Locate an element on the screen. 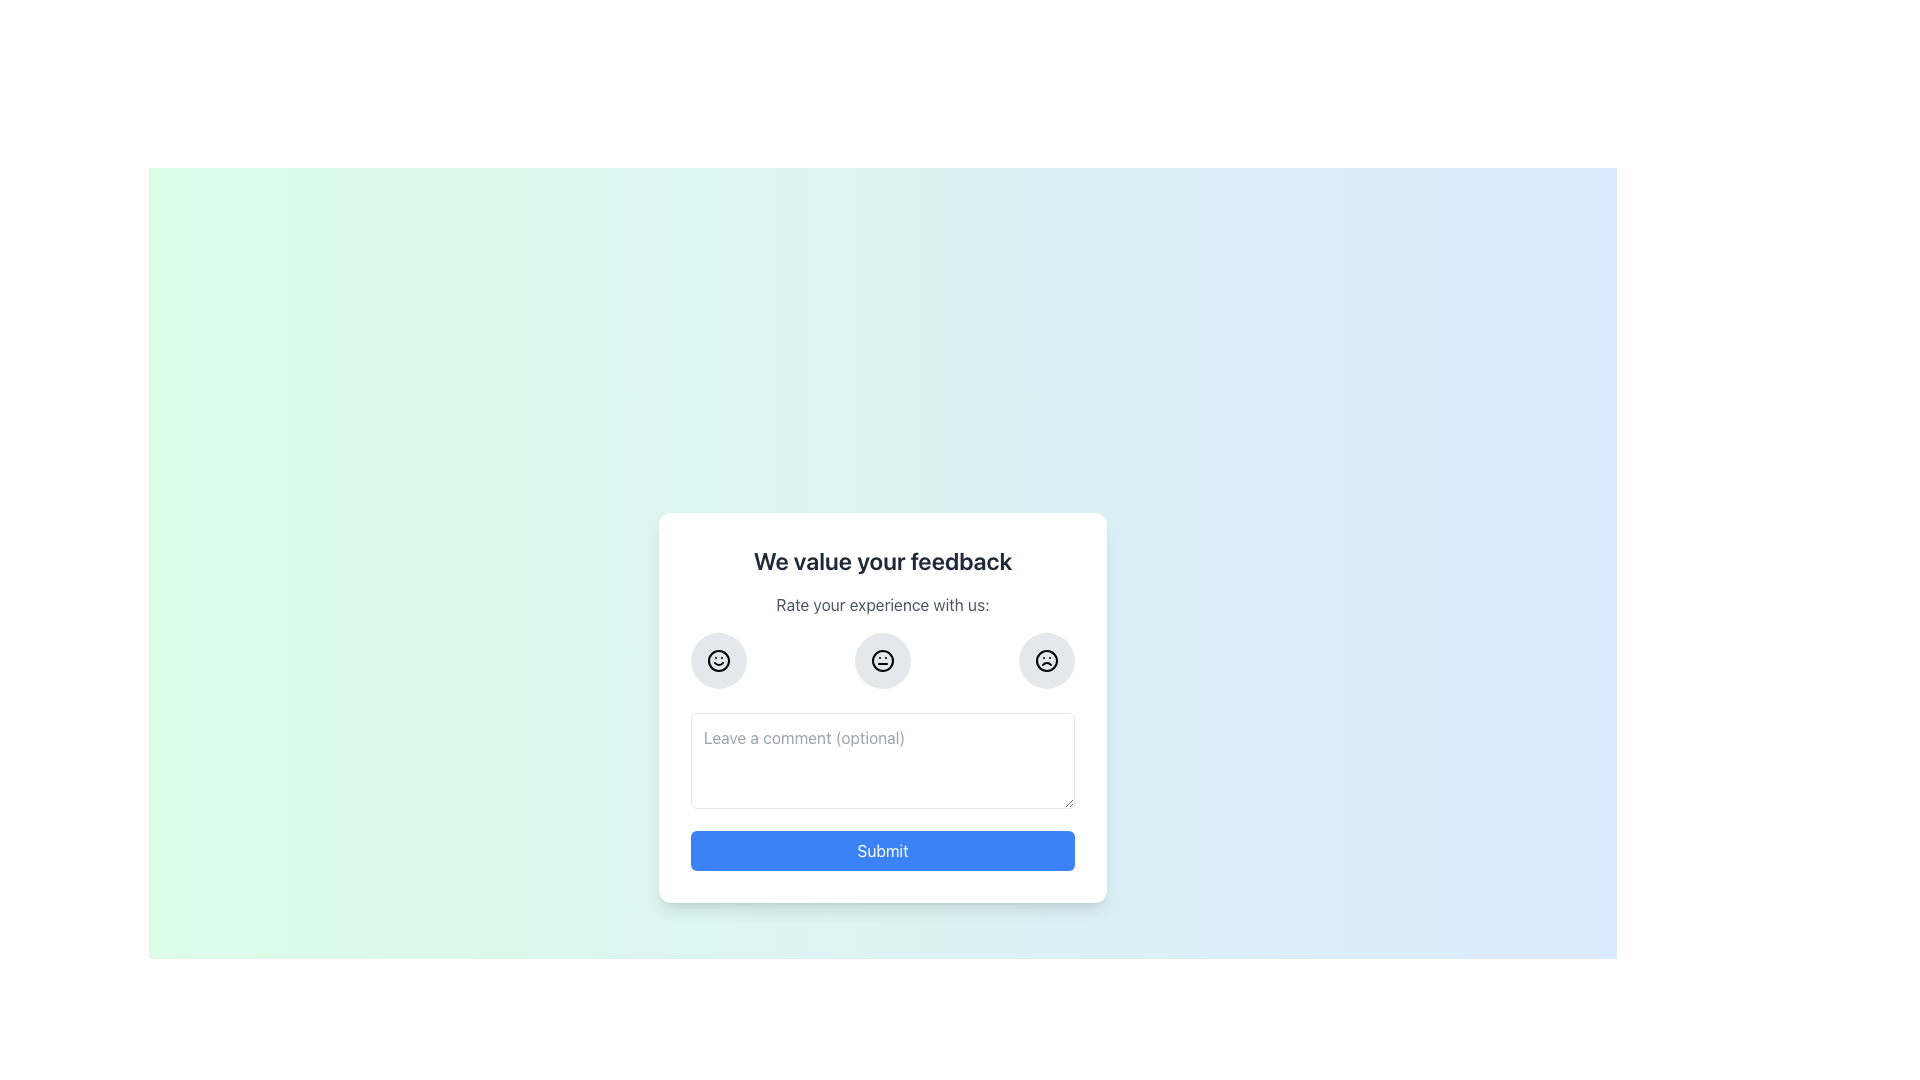  the neutral feedback icon button is located at coordinates (882, 660).